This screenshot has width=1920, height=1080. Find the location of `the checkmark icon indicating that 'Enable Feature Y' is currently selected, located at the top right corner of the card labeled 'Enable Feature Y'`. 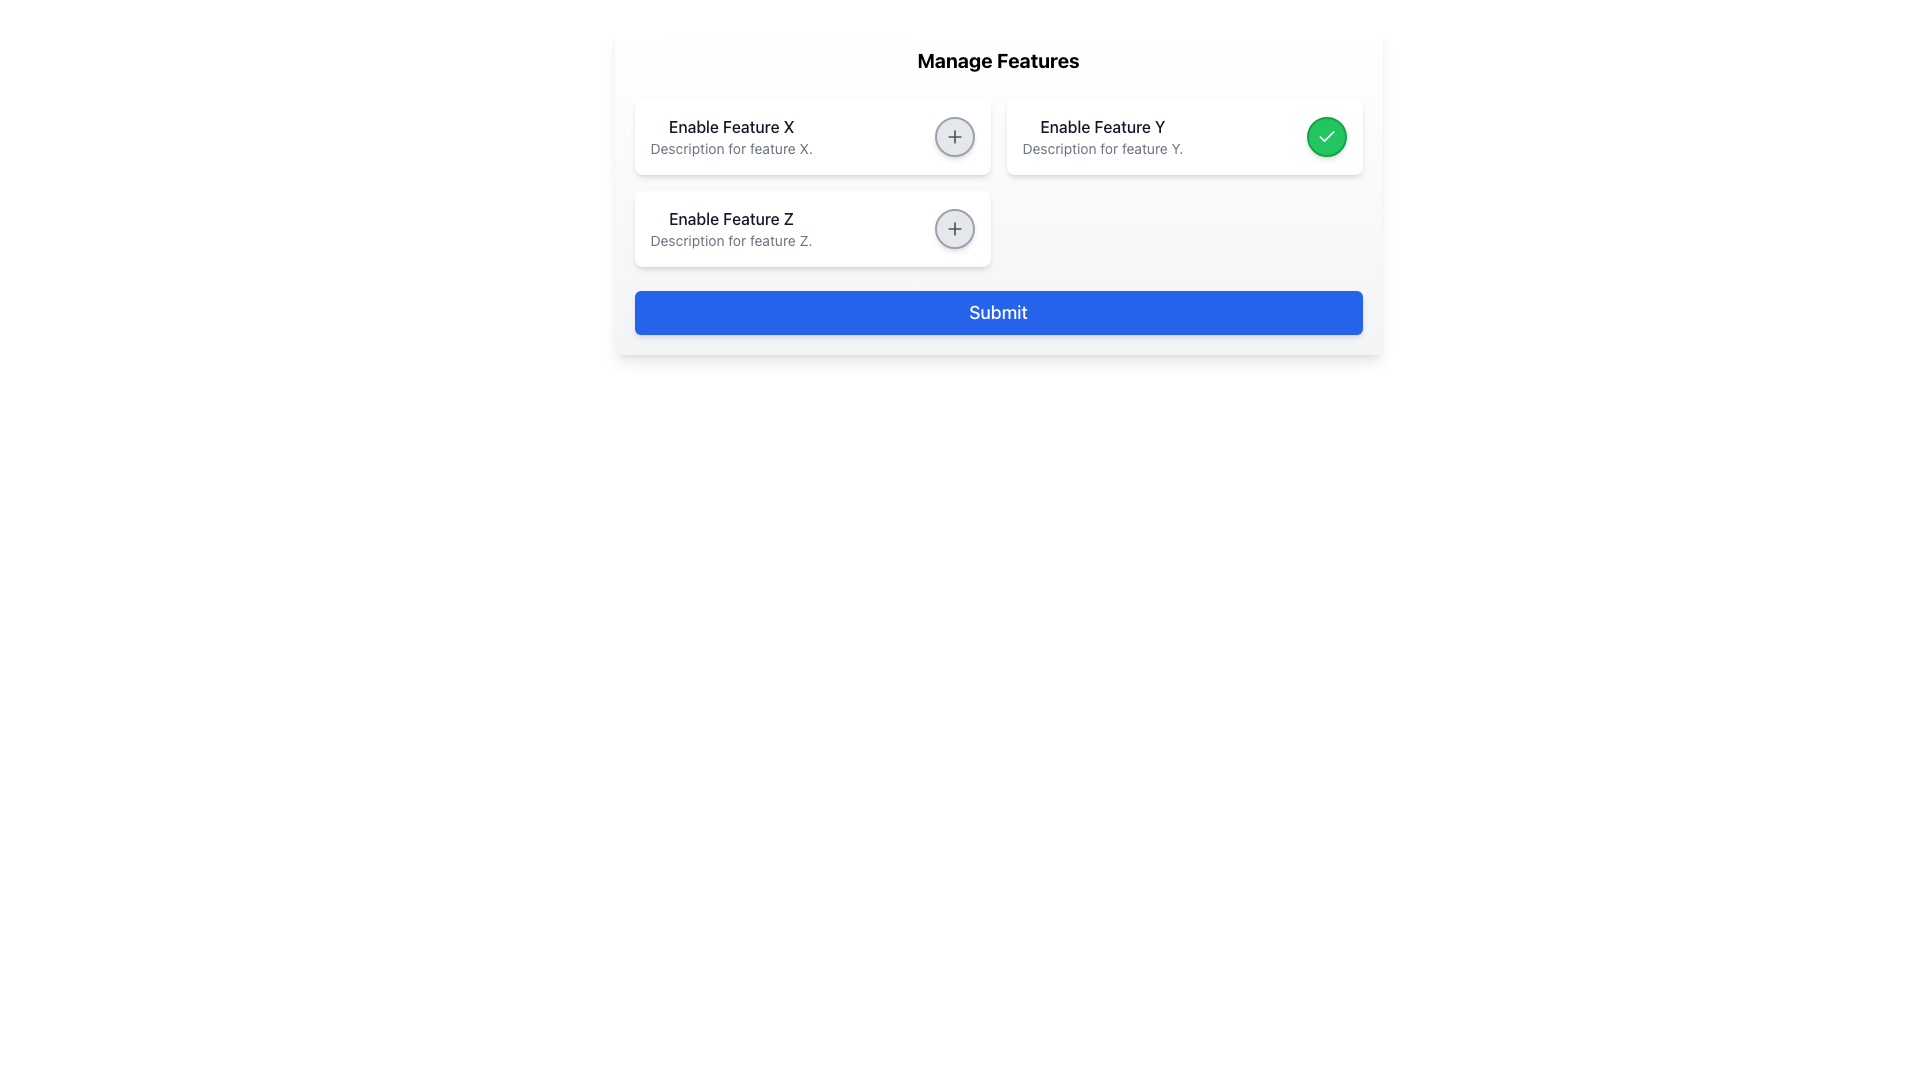

the checkmark icon indicating that 'Enable Feature Y' is currently selected, located at the top right corner of the card labeled 'Enable Feature Y' is located at coordinates (1326, 136).